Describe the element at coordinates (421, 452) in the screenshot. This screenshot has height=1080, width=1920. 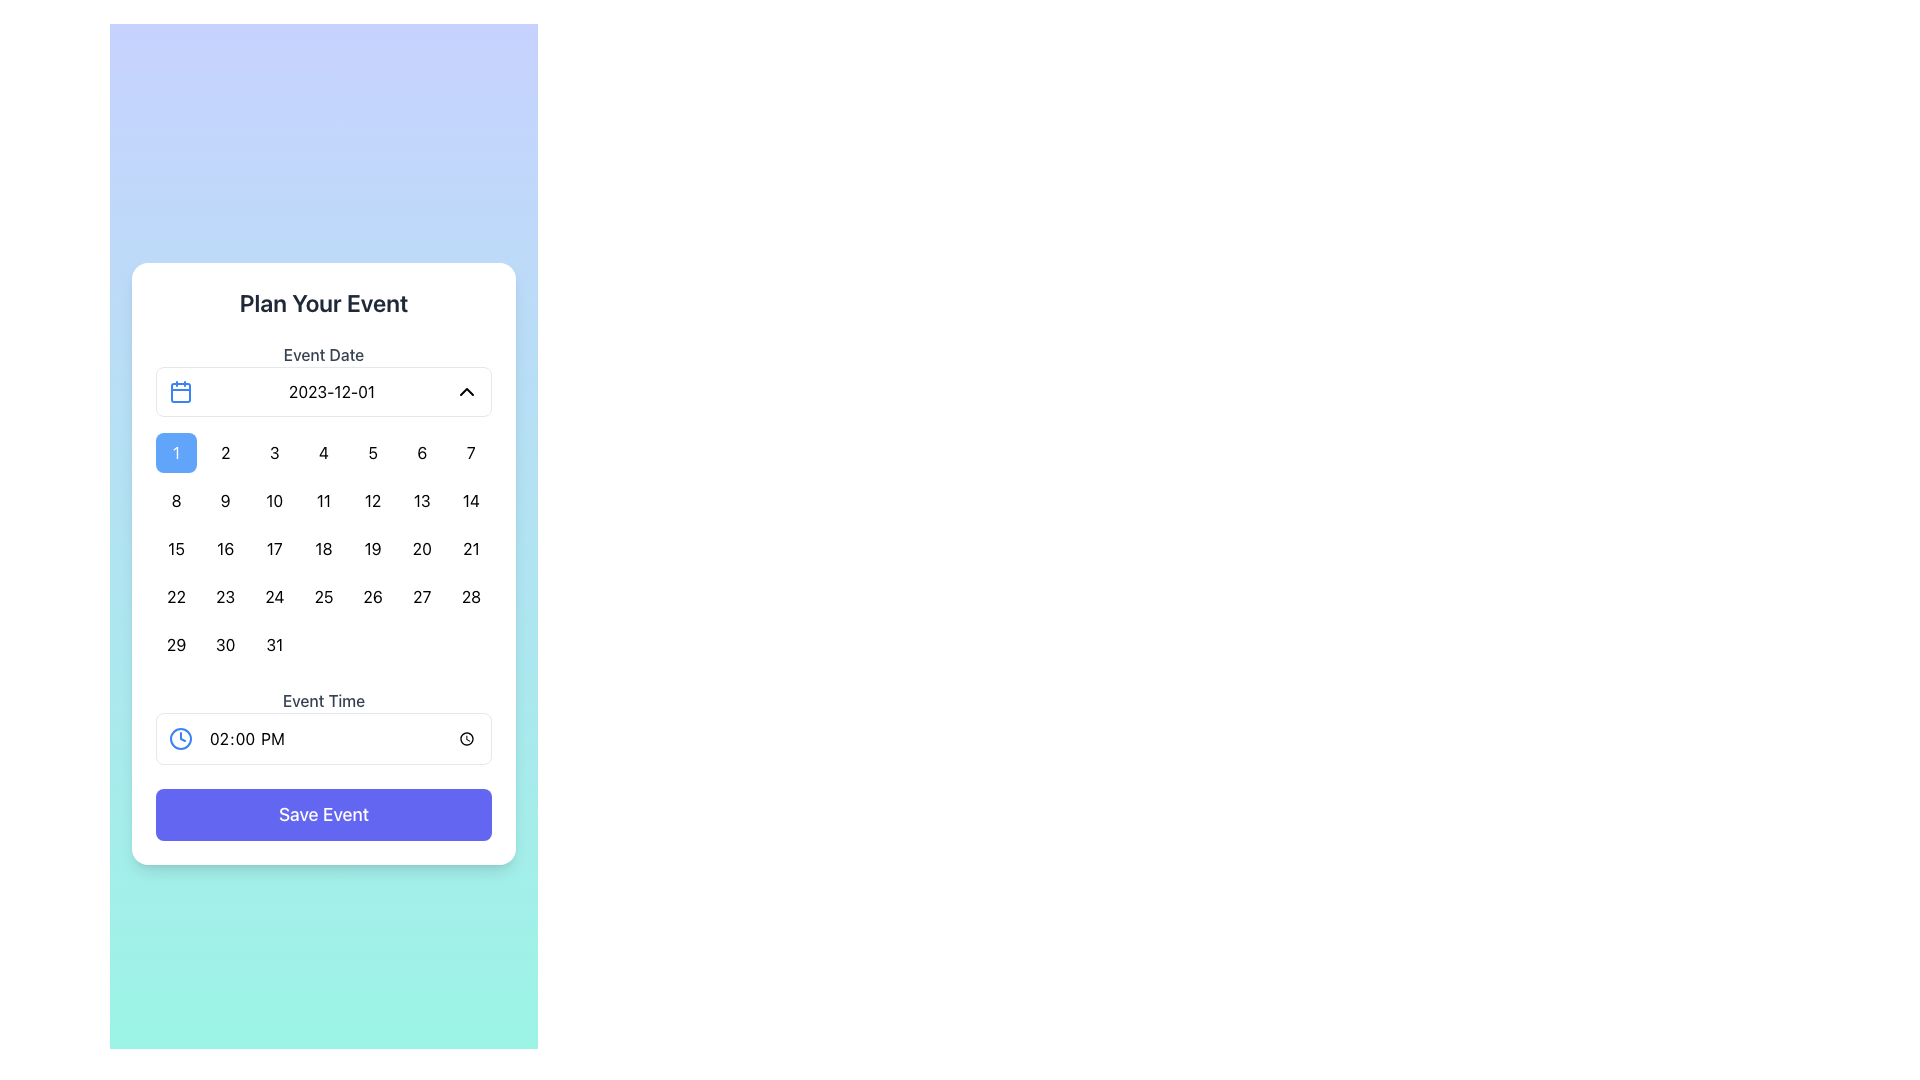
I see `the button representing the day '6' on the calendar` at that location.